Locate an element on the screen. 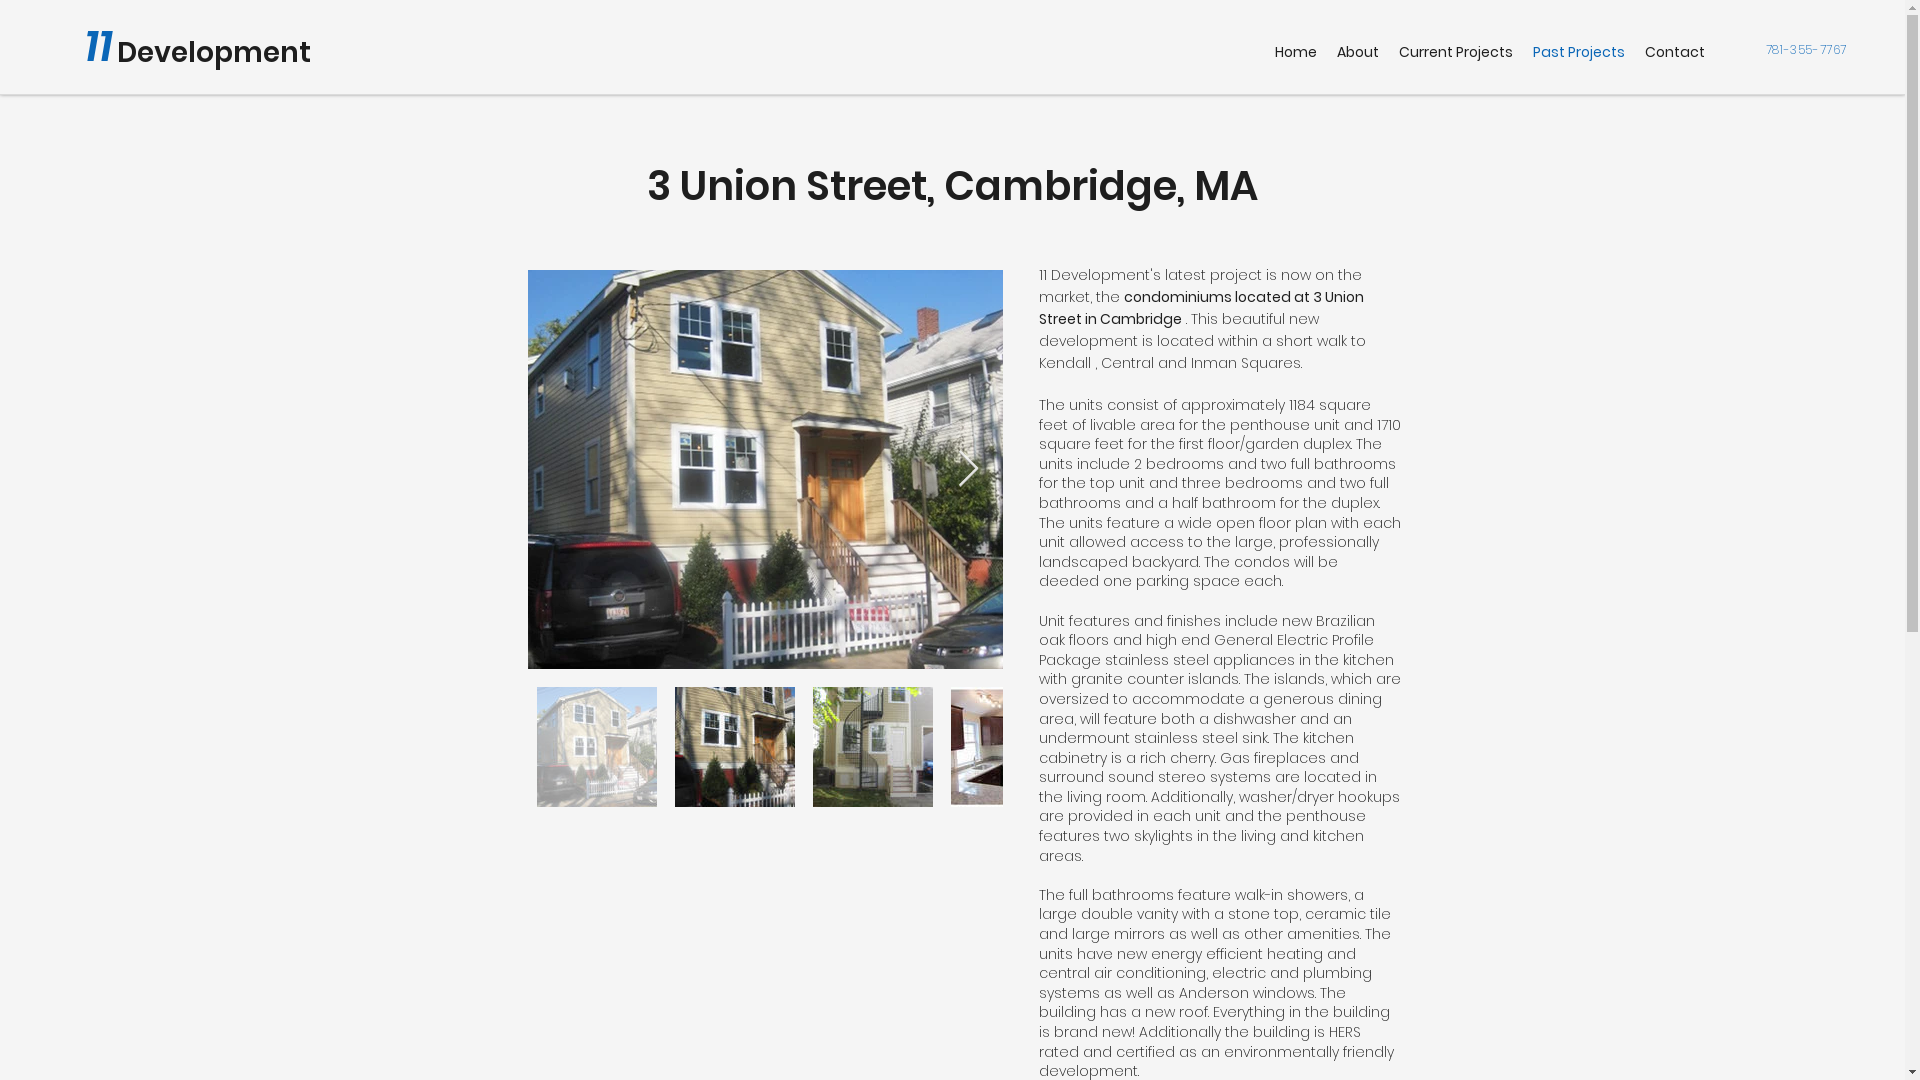  'Home' is located at coordinates (1296, 51).